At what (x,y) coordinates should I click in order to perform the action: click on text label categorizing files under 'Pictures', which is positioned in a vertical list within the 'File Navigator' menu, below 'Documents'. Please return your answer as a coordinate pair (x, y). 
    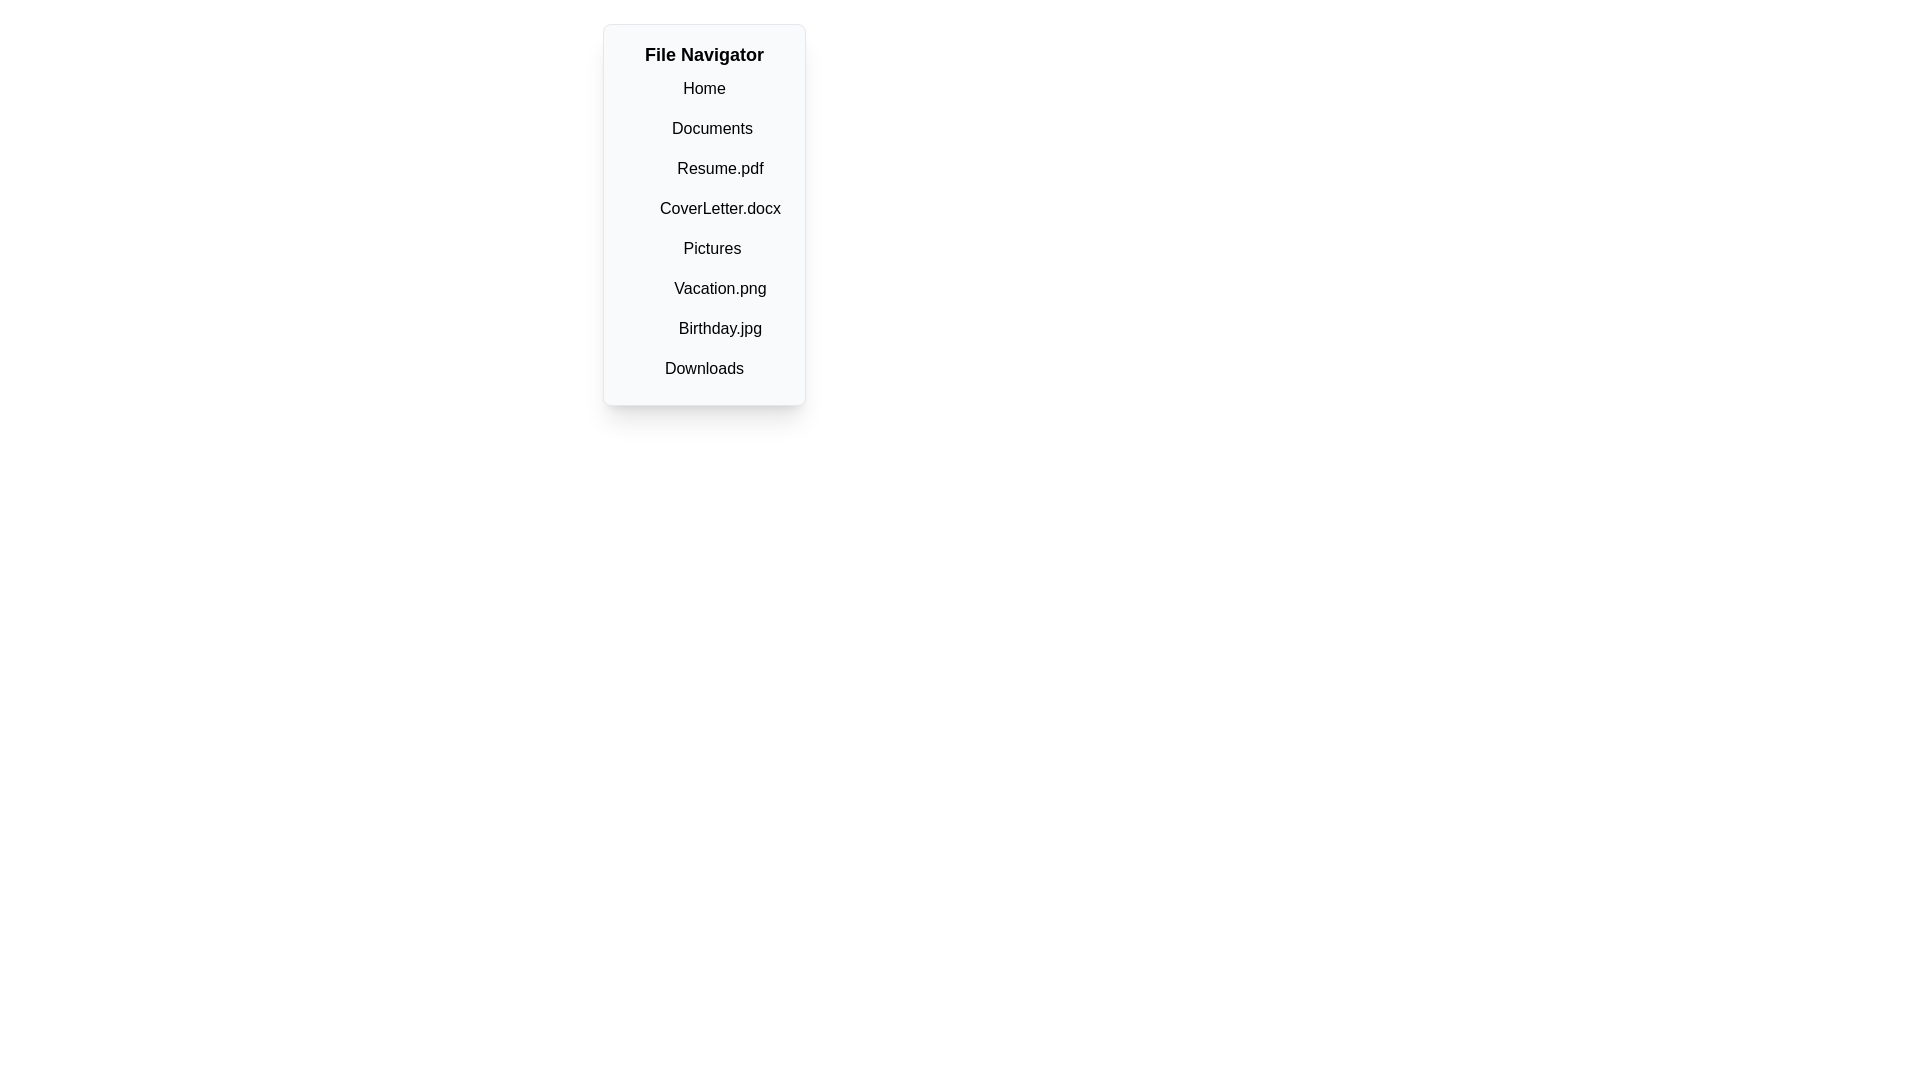
    Looking at the image, I should click on (712, 289).